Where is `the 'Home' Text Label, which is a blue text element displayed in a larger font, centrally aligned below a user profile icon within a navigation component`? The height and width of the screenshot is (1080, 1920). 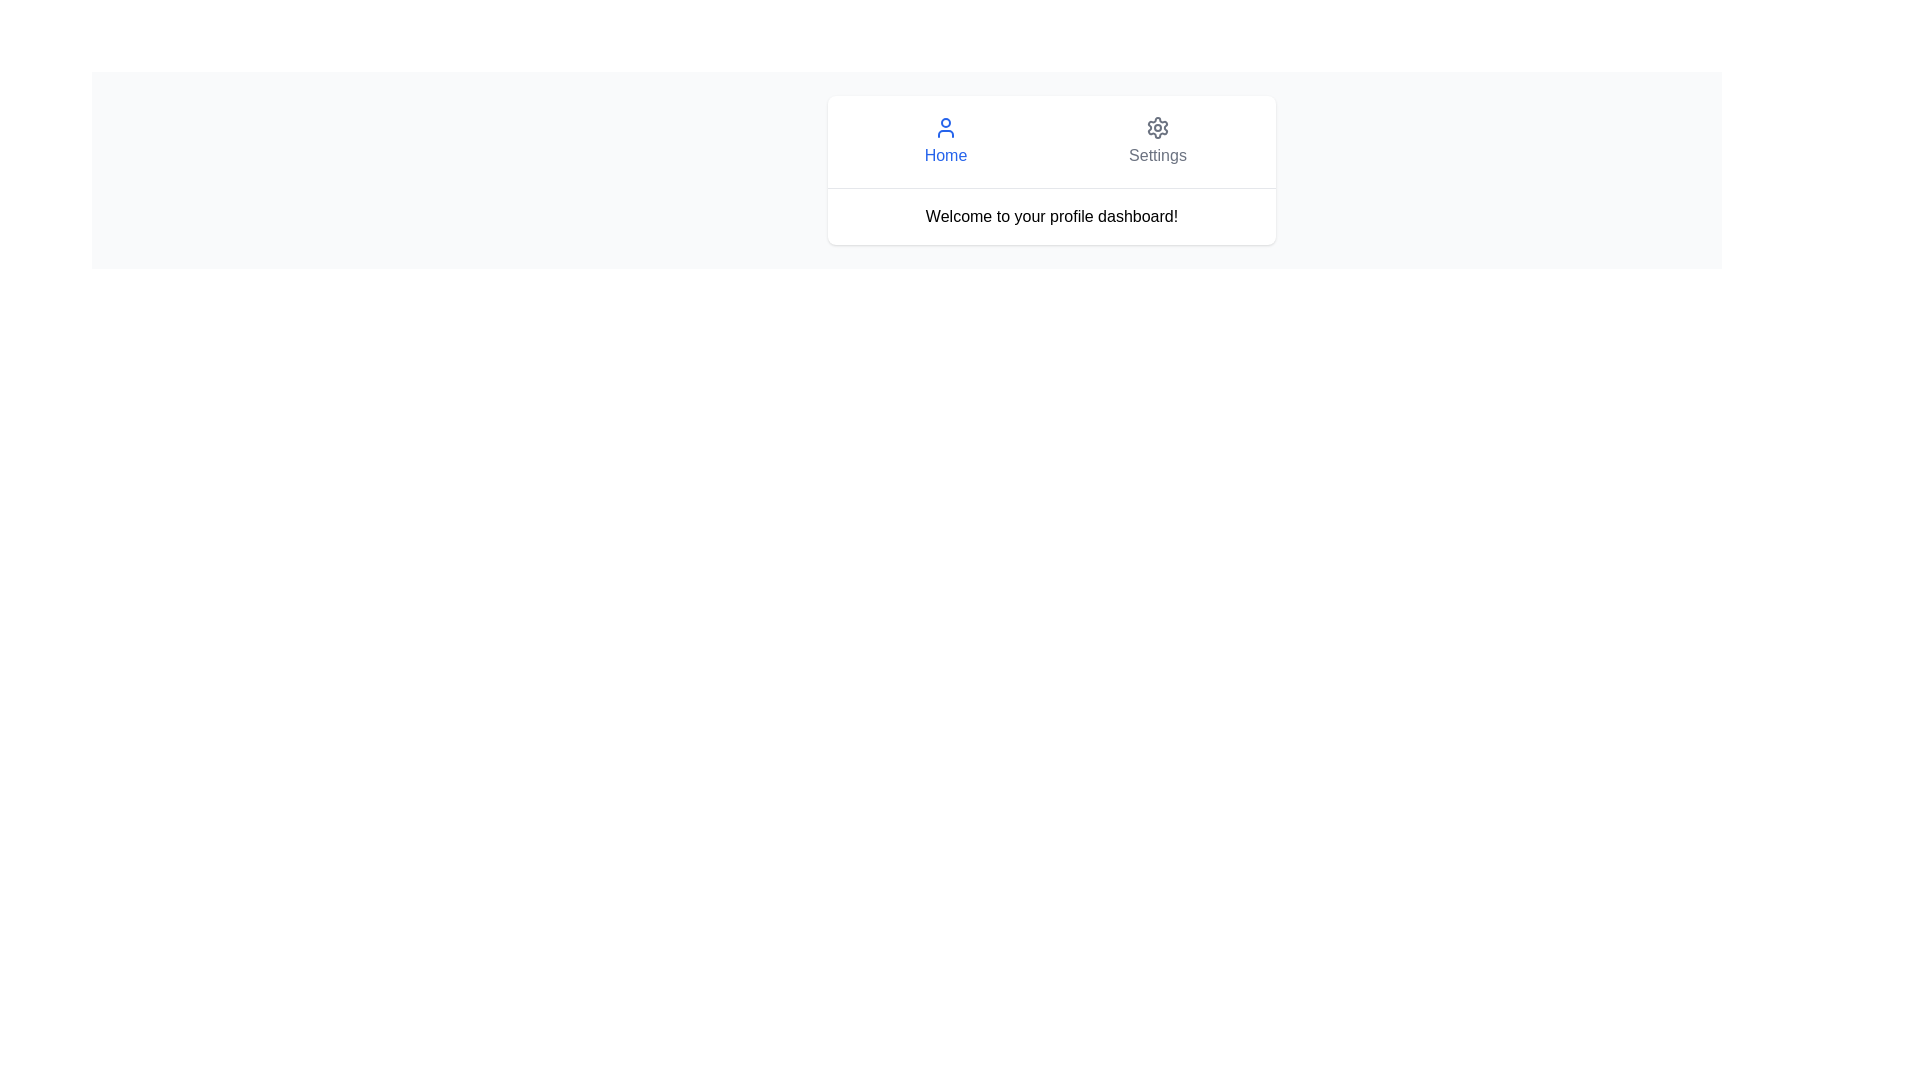 the 'Home' Text Label, which is a blue text element displayed in a larger font, centrally aligned below a user profile icon within a navigation component is located at coordinates (944, 154).